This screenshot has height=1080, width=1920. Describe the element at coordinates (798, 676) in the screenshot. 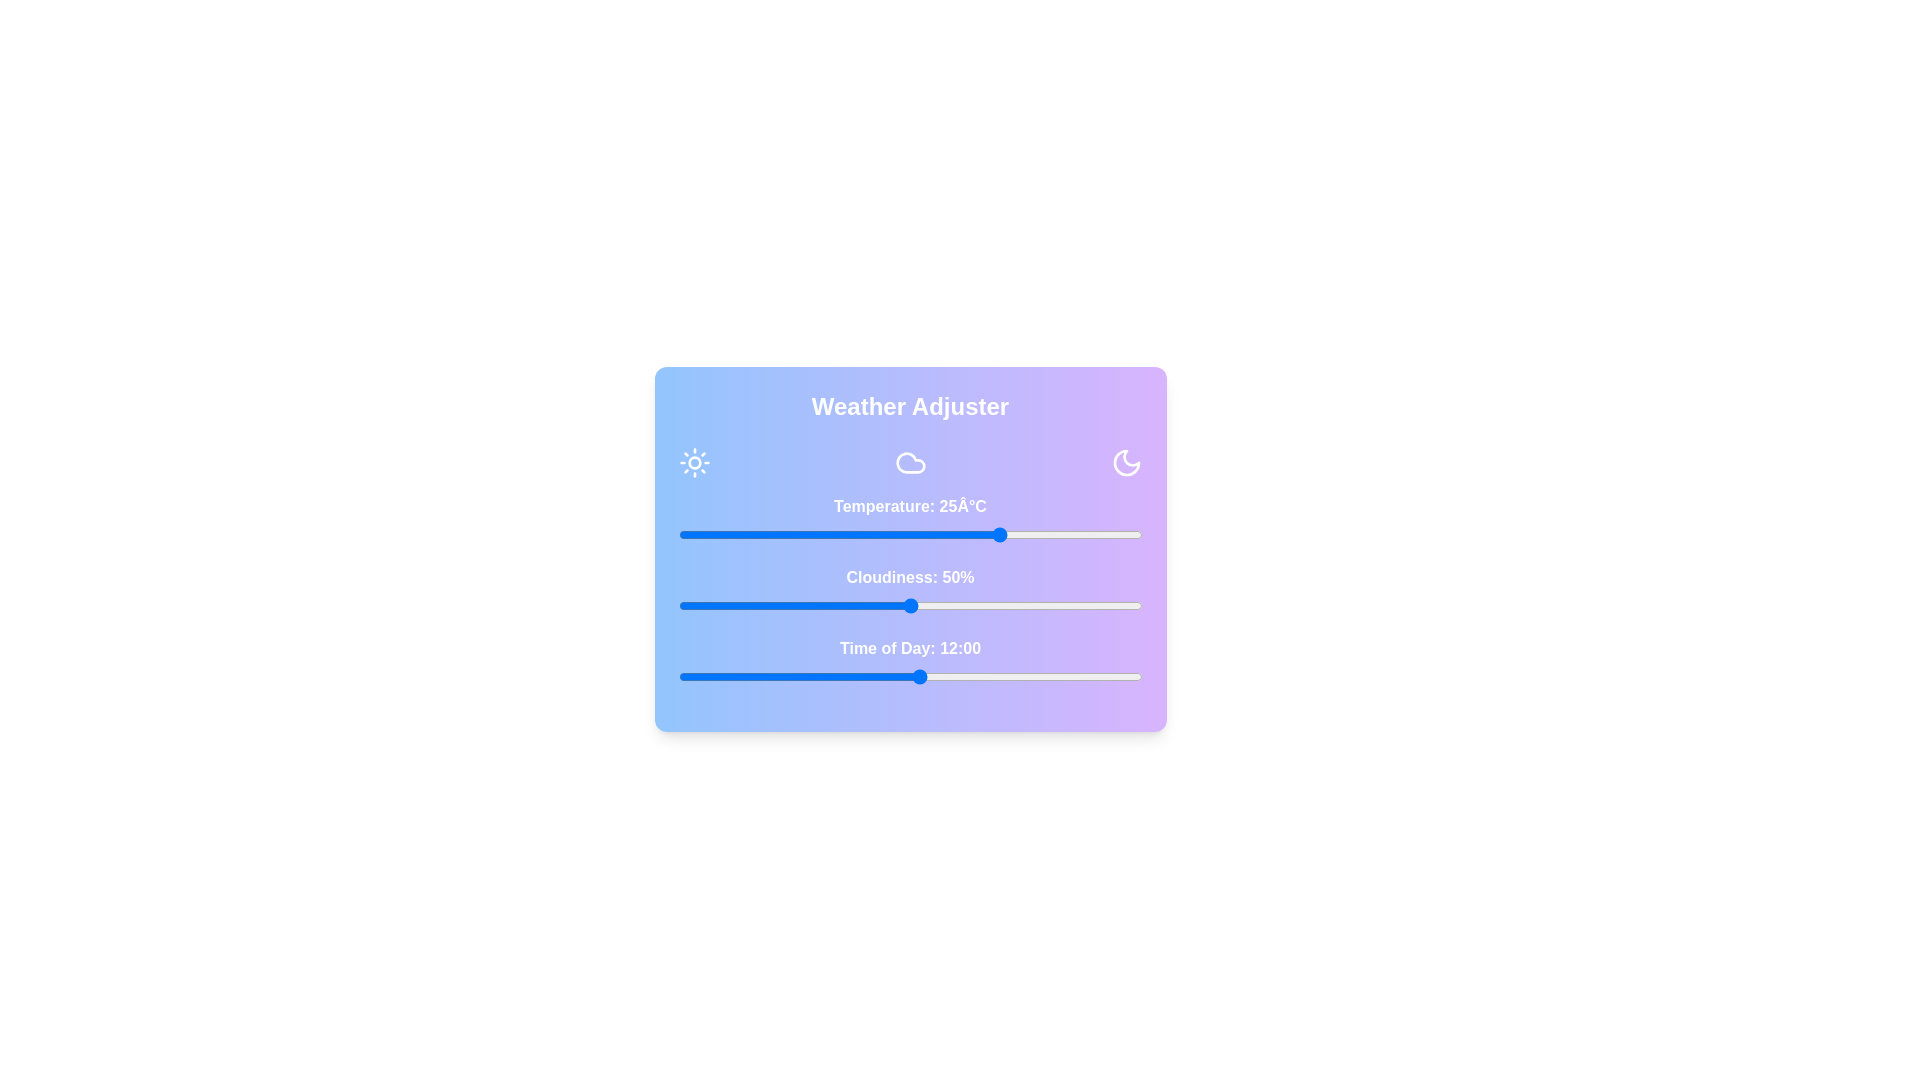

I see `the time of day` at that location.